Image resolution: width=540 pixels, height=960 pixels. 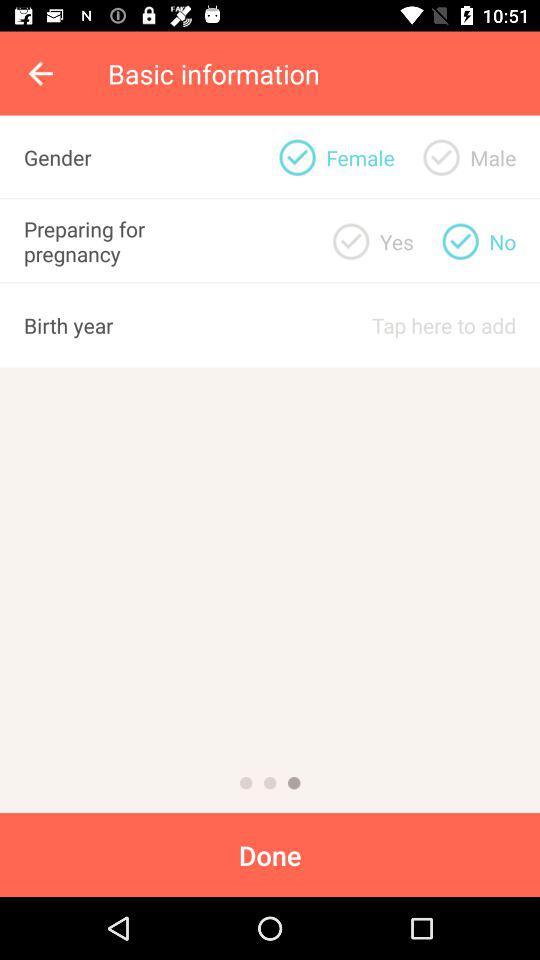 I want to click on the check icon, so click(x=460, y=240).